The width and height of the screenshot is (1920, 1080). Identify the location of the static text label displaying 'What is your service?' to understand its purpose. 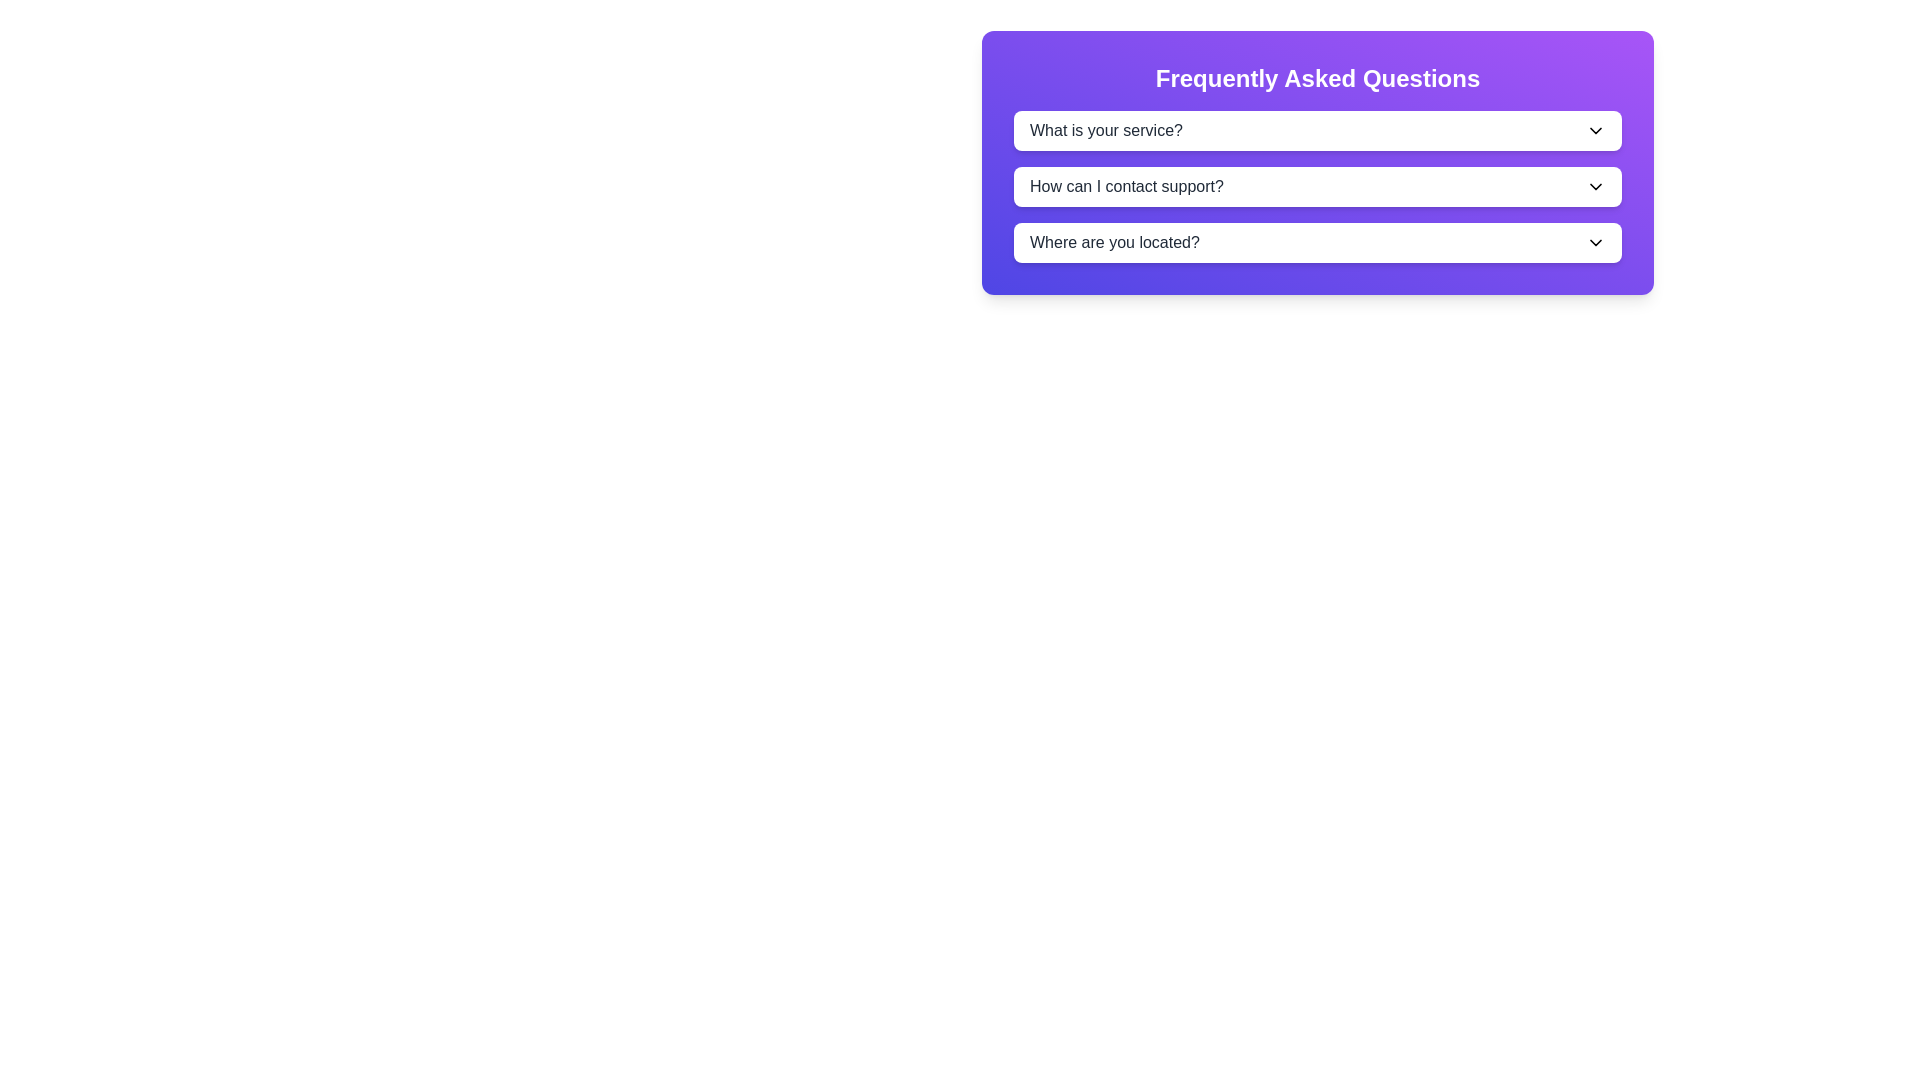
(1105, 131).